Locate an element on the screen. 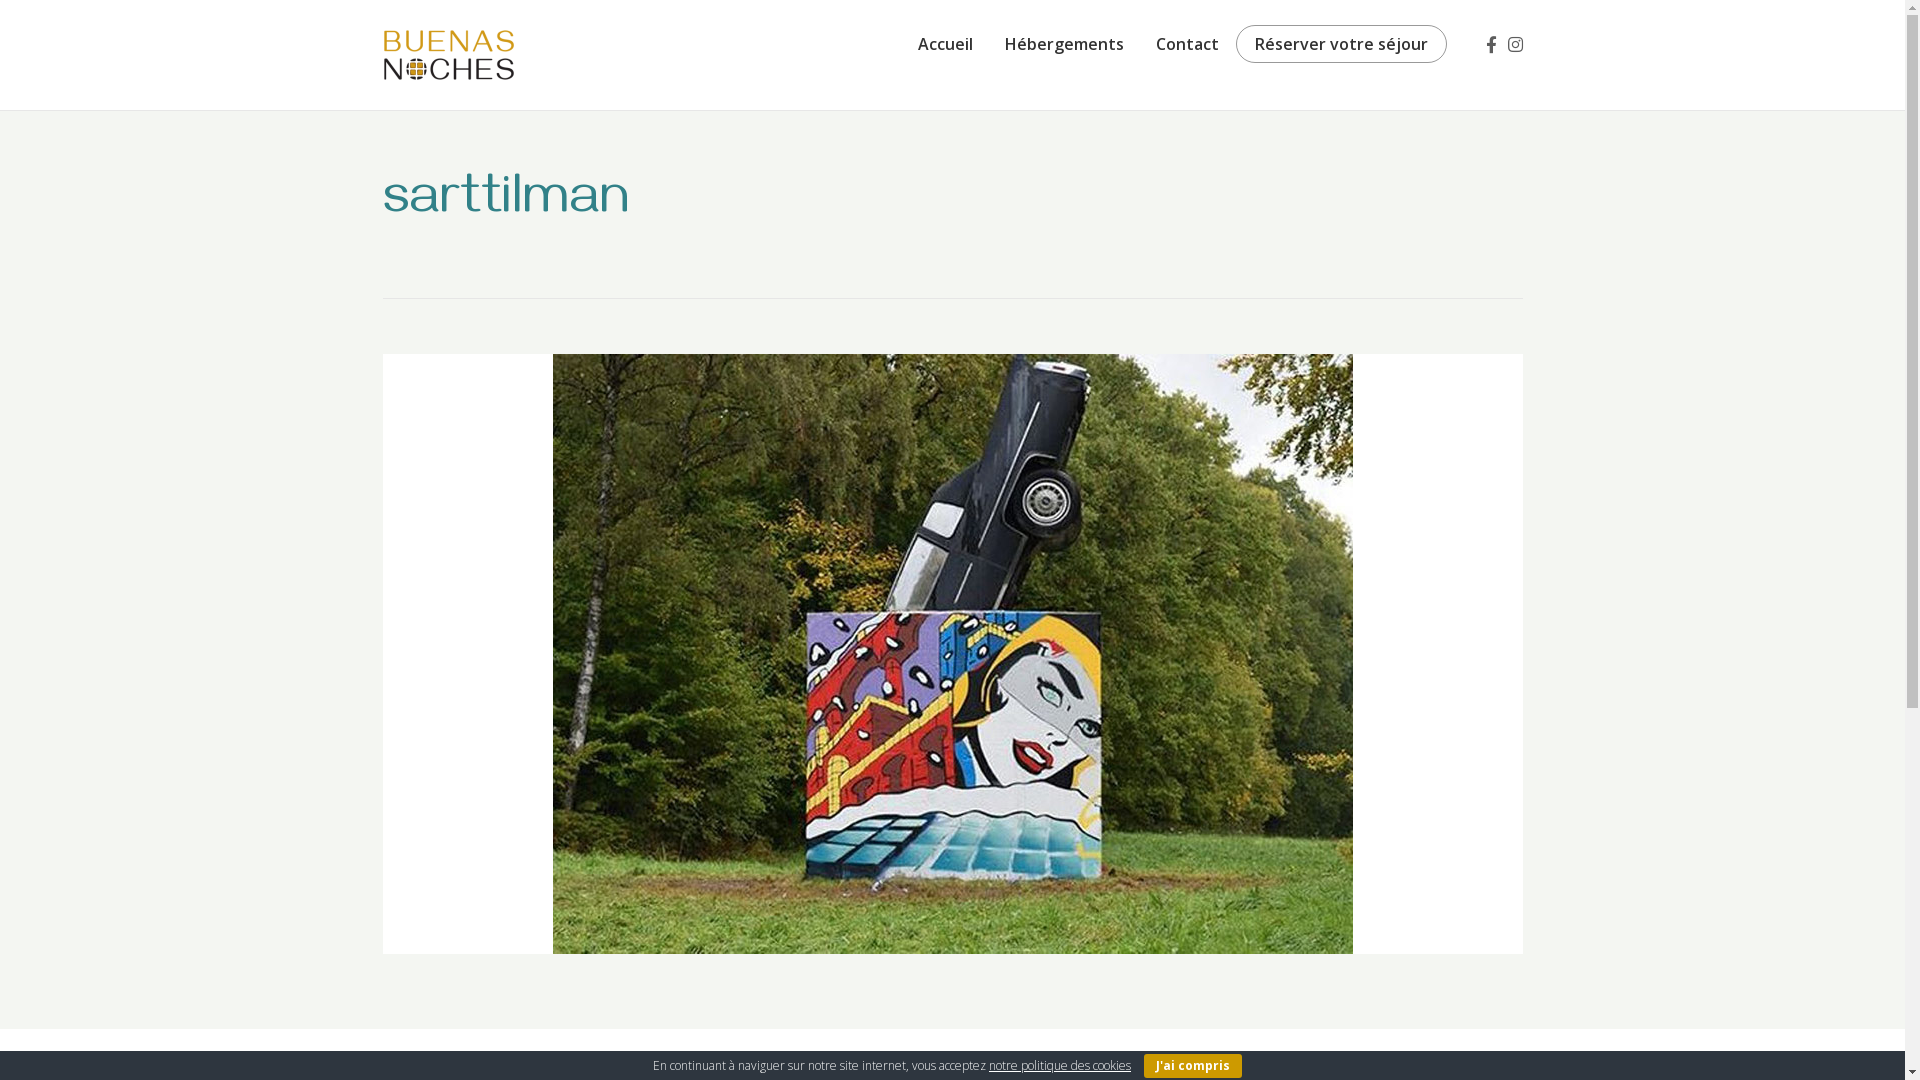 The image size is (1920, 1080). 'notre politique des cookies' is located at coordinates (1059, 1064).